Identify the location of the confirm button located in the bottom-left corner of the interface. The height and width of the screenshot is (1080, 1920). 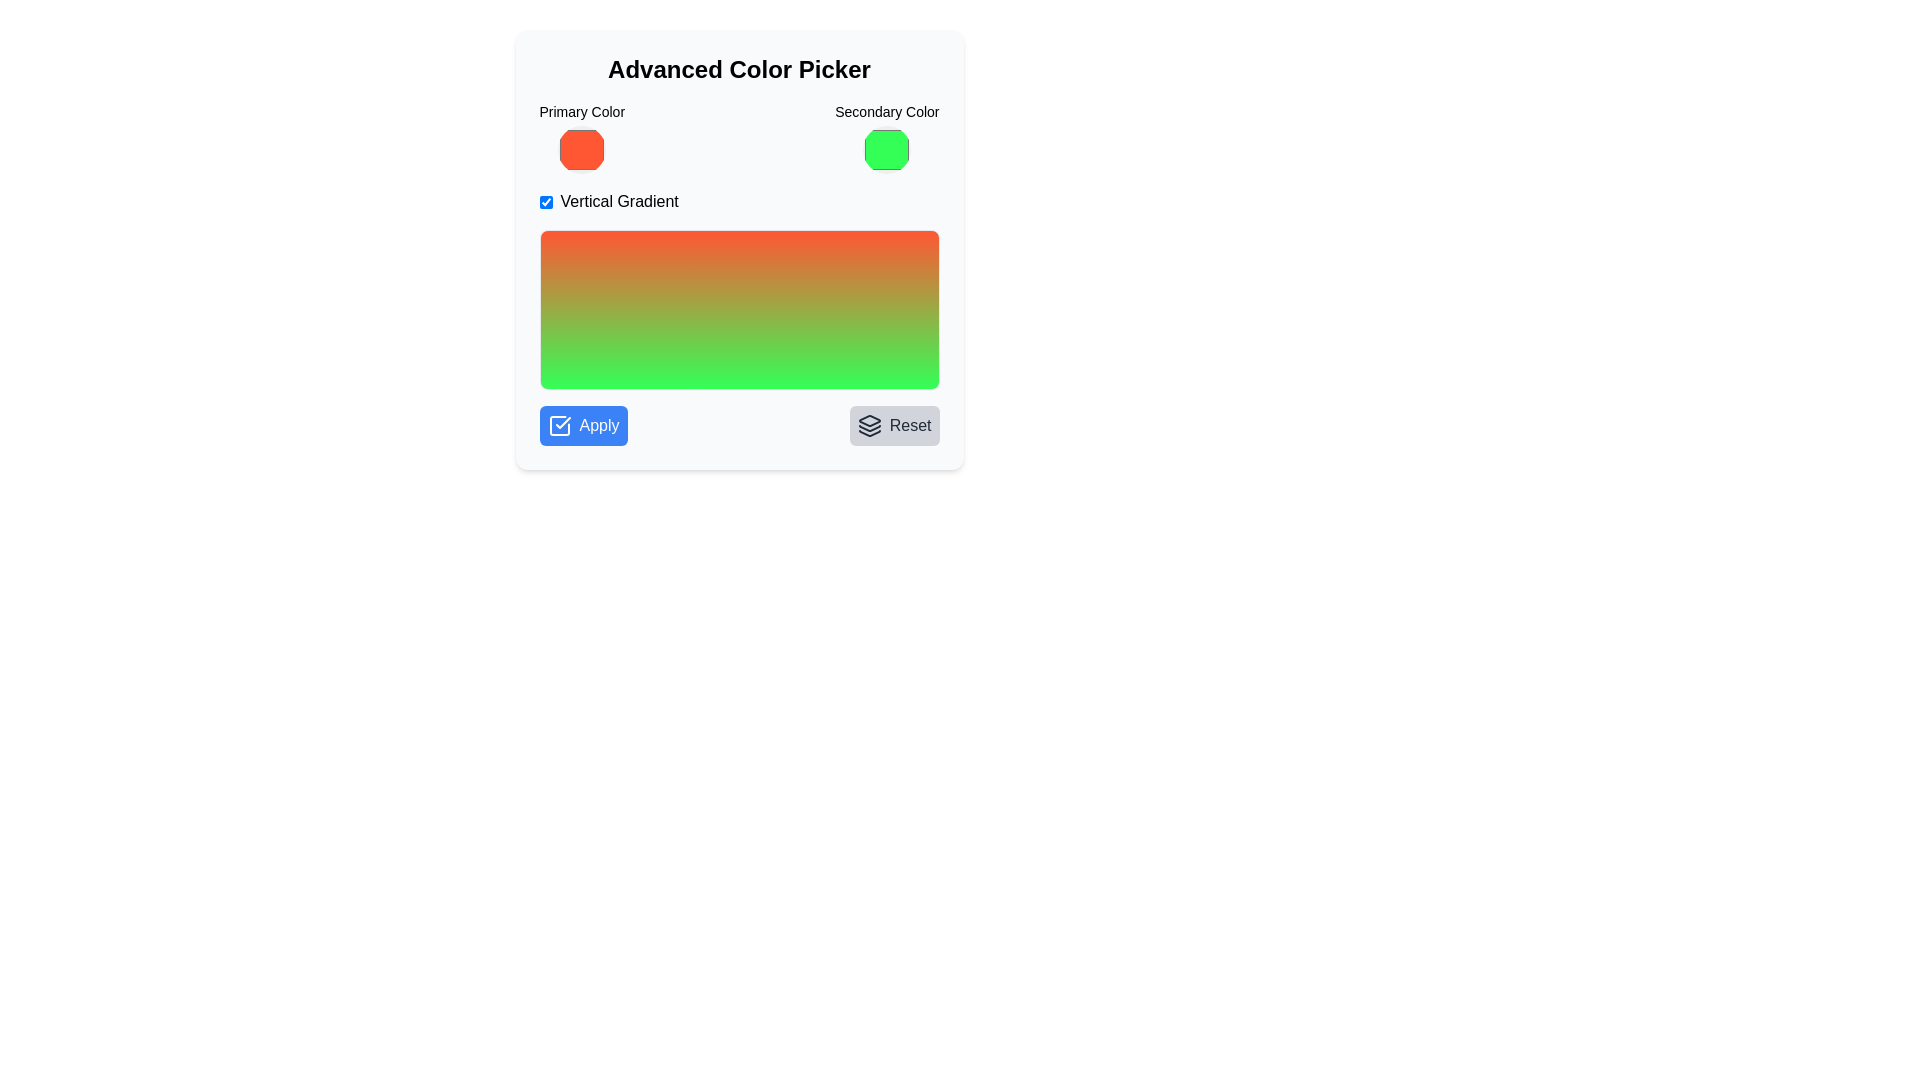
(582, 424).